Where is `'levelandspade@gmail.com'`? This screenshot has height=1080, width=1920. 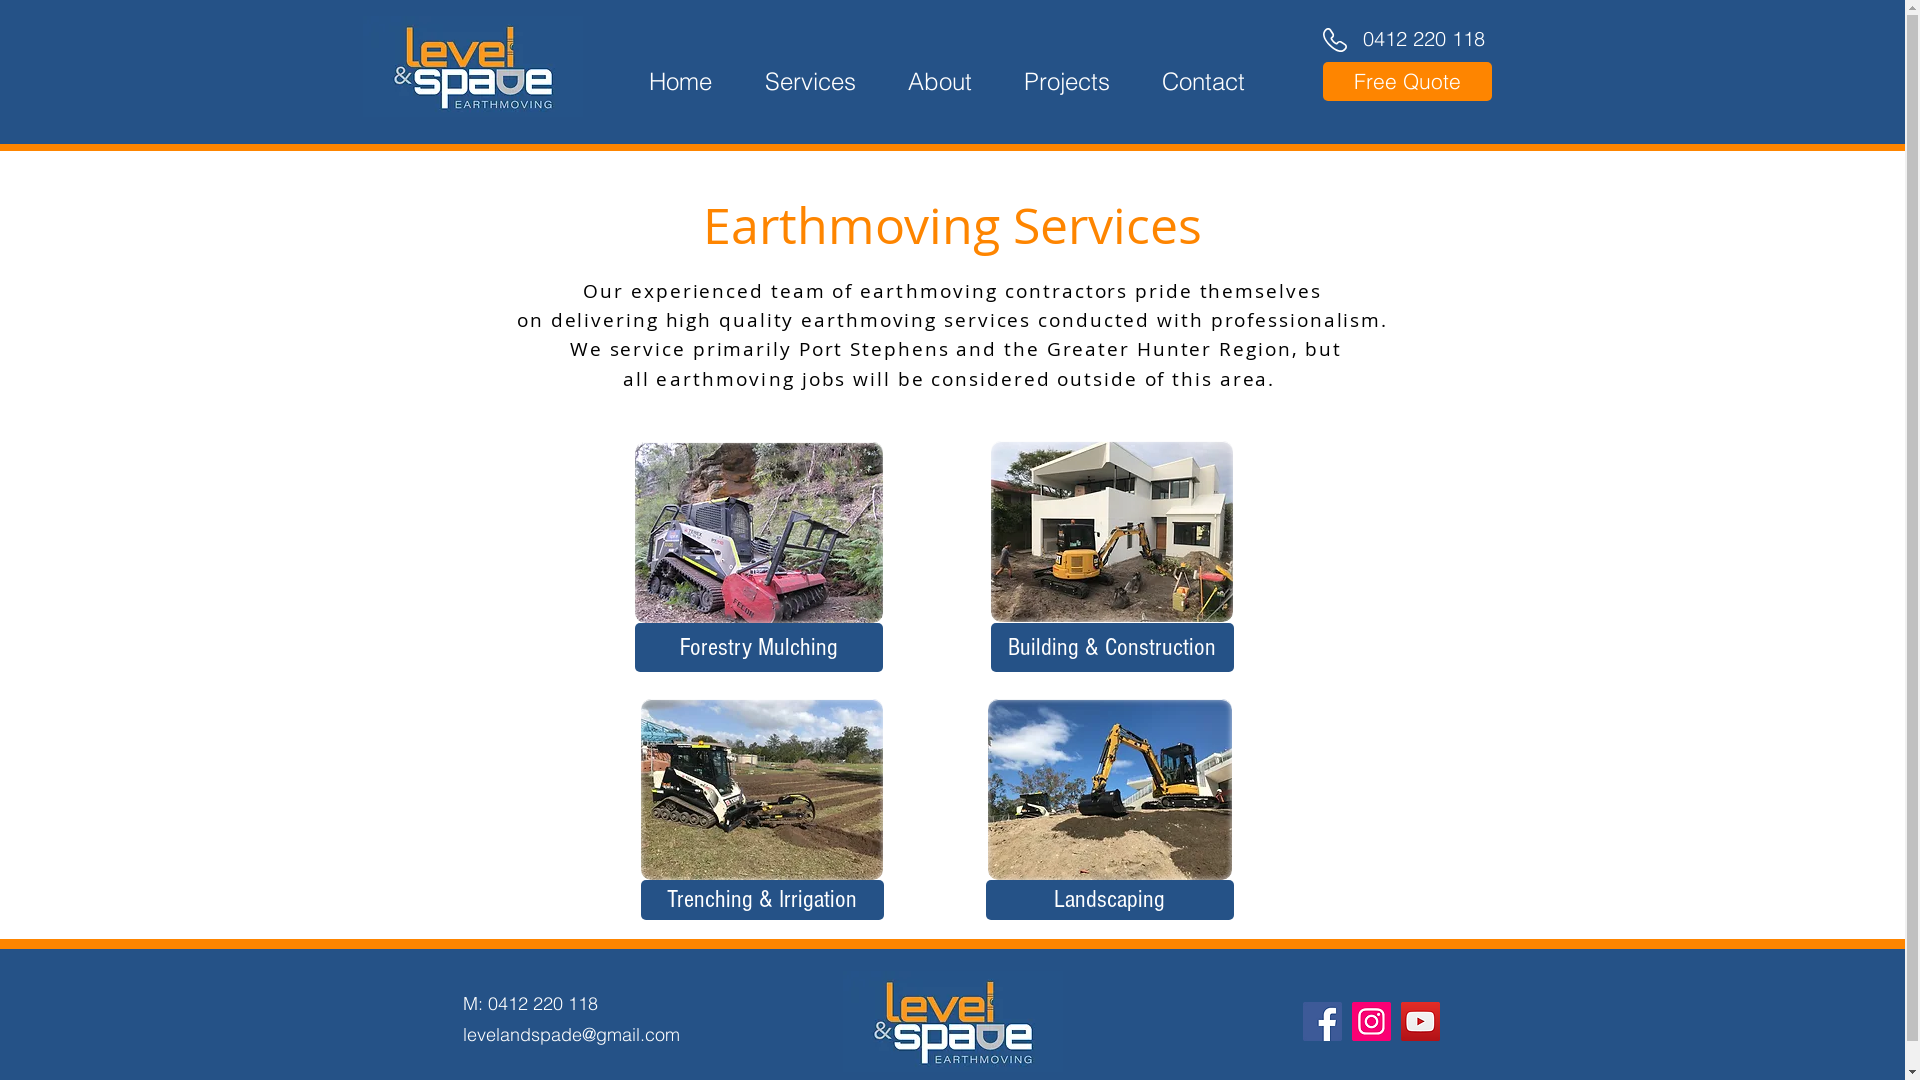
'levelandspade@gmail.com' is located at coordinates (569, 1034).